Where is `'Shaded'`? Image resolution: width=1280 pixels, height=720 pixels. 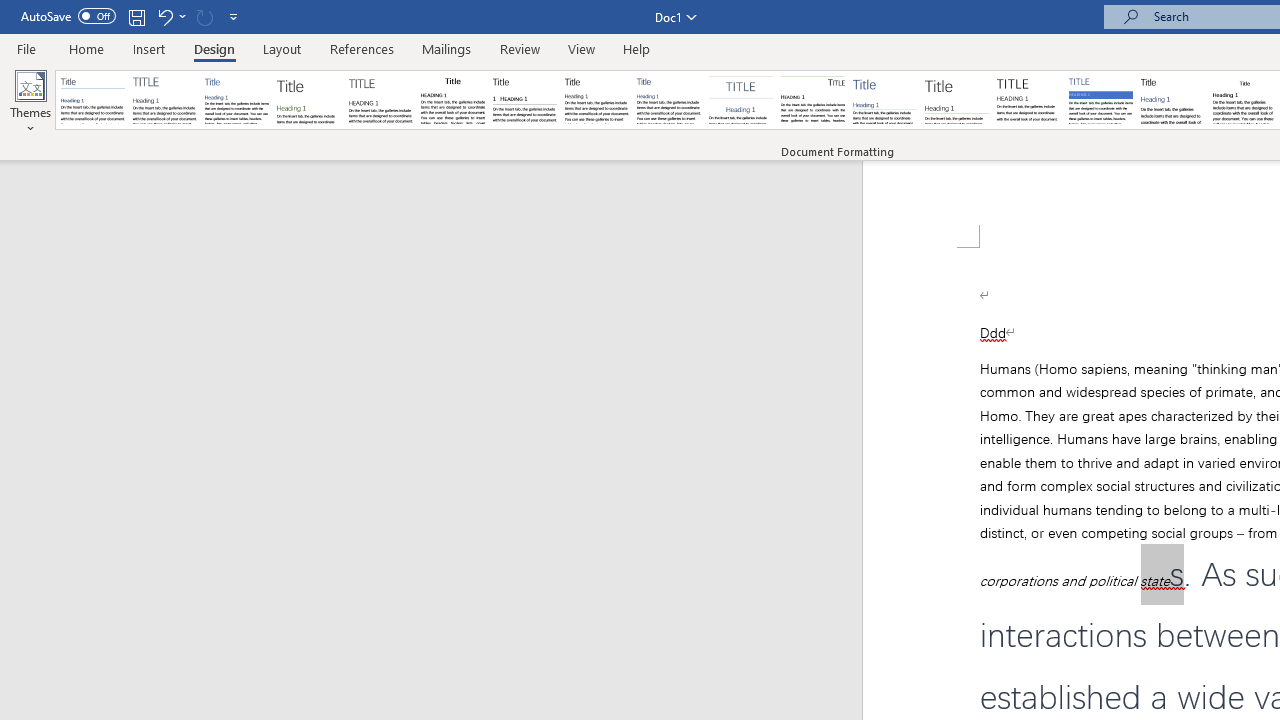
'Shaded' is located at coordinates (1099, 100).